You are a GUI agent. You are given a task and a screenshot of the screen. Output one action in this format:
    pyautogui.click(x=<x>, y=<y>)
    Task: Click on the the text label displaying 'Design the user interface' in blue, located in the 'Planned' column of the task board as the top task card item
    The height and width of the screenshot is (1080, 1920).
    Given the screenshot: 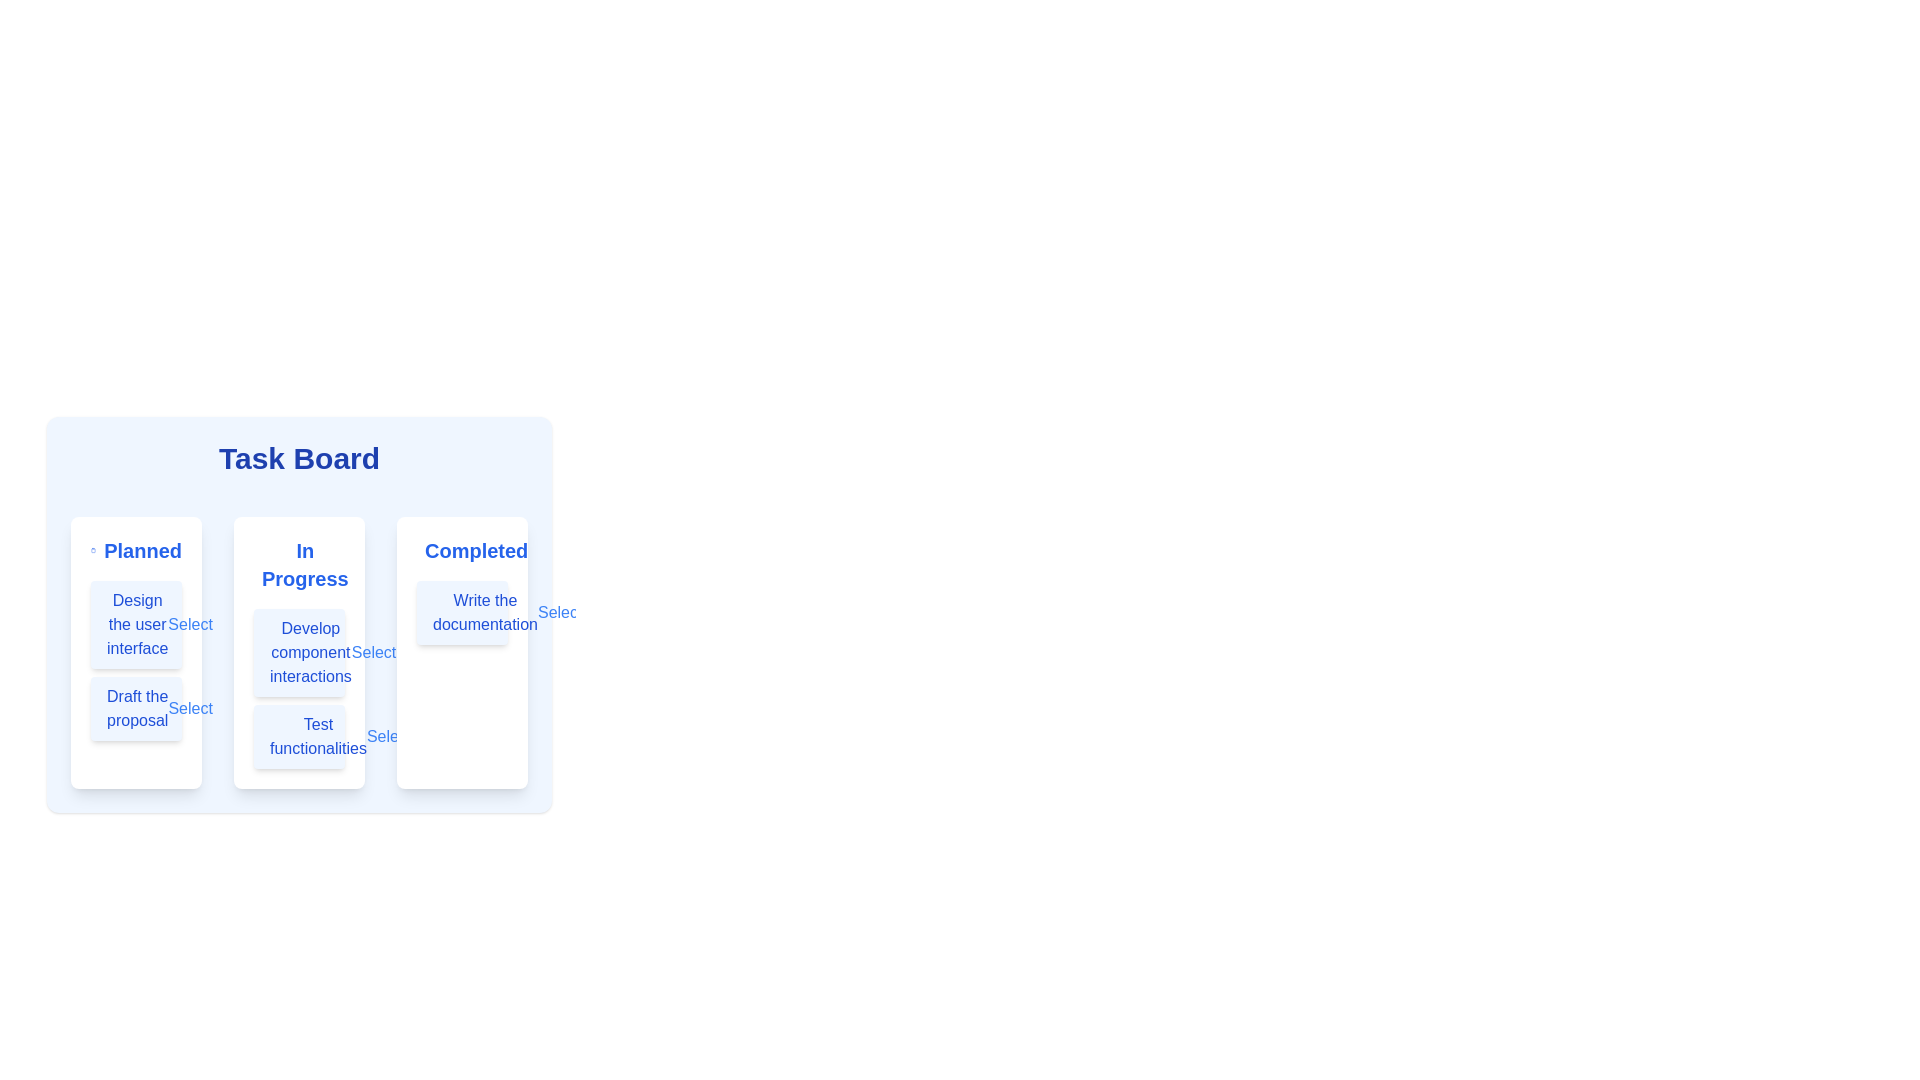 What is the action you would take?
    pyautogui.click(x=136, y=623)
    